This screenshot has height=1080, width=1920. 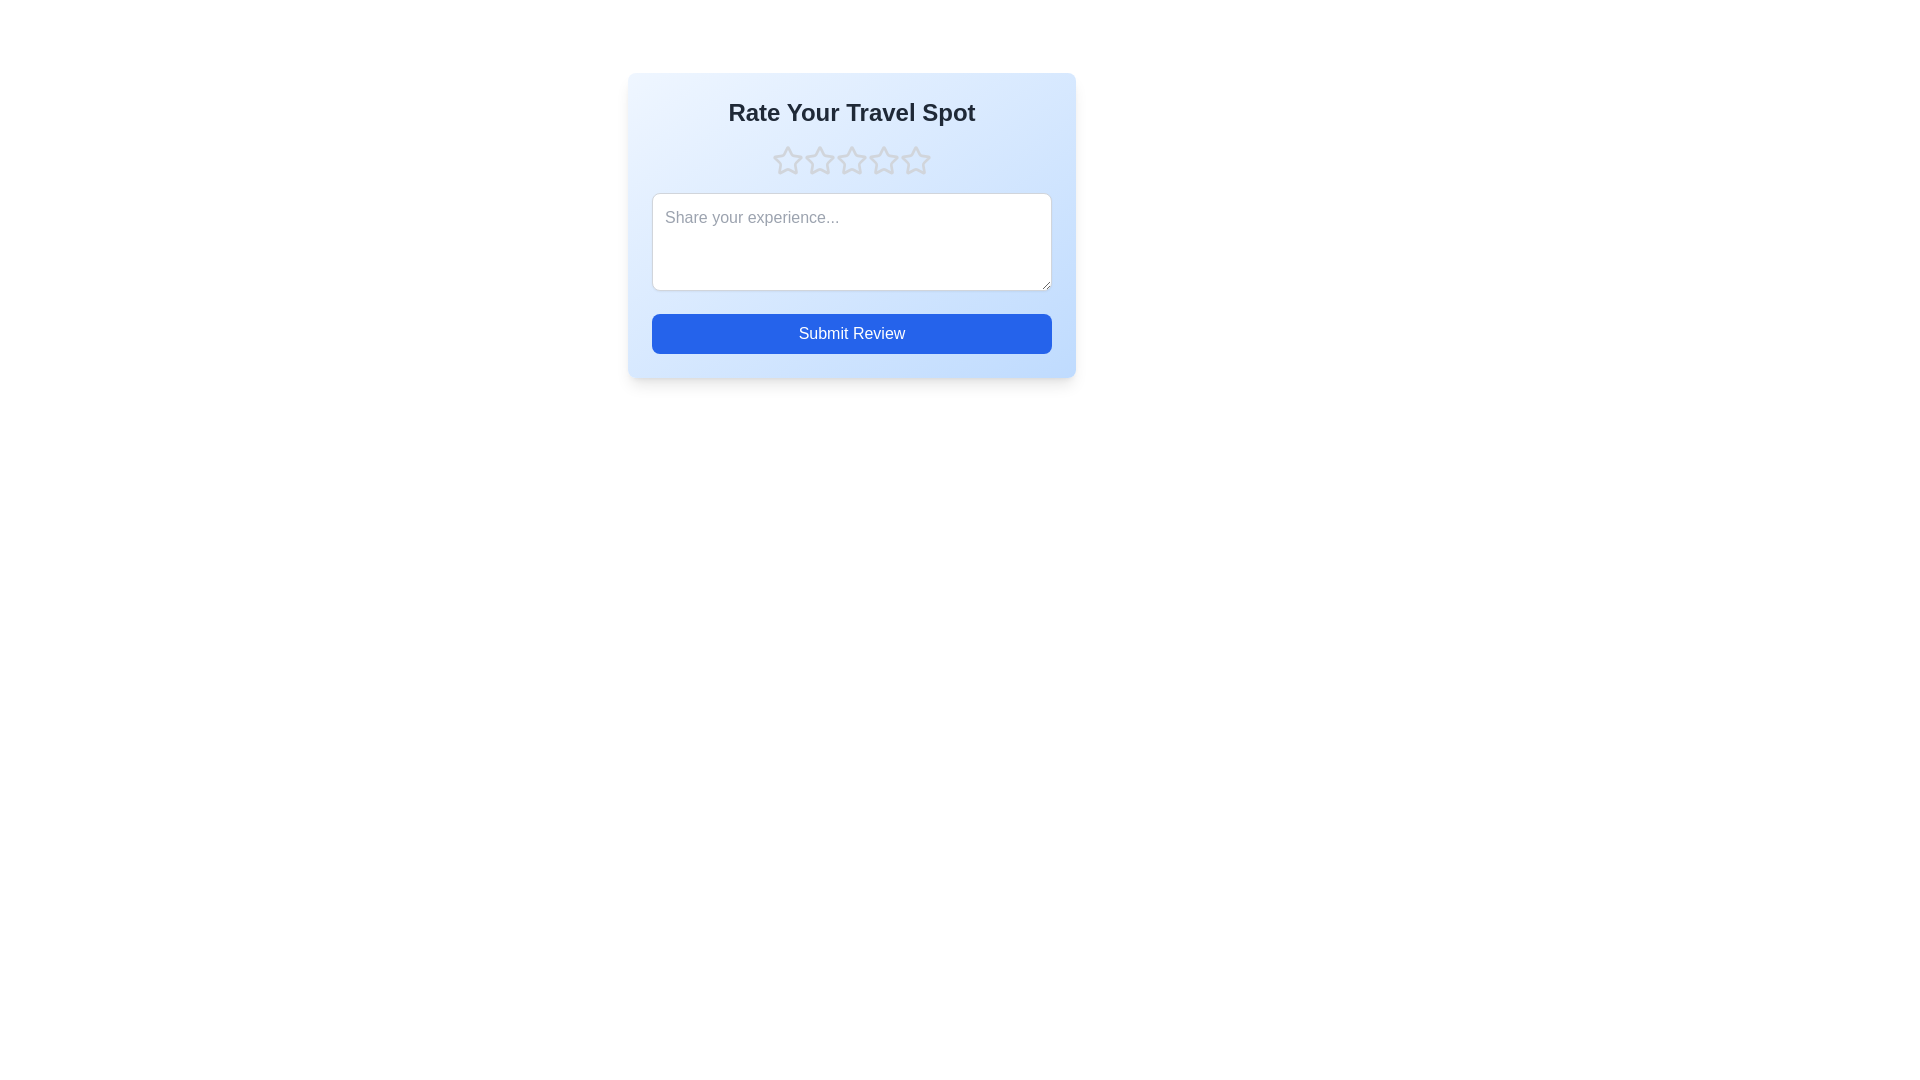 What do you see at coordinates (820, 160) in the screenshot?
I see `the travel spot rating to 2 stars by clicking on the corresponding star` at bounding box center [820, 160].